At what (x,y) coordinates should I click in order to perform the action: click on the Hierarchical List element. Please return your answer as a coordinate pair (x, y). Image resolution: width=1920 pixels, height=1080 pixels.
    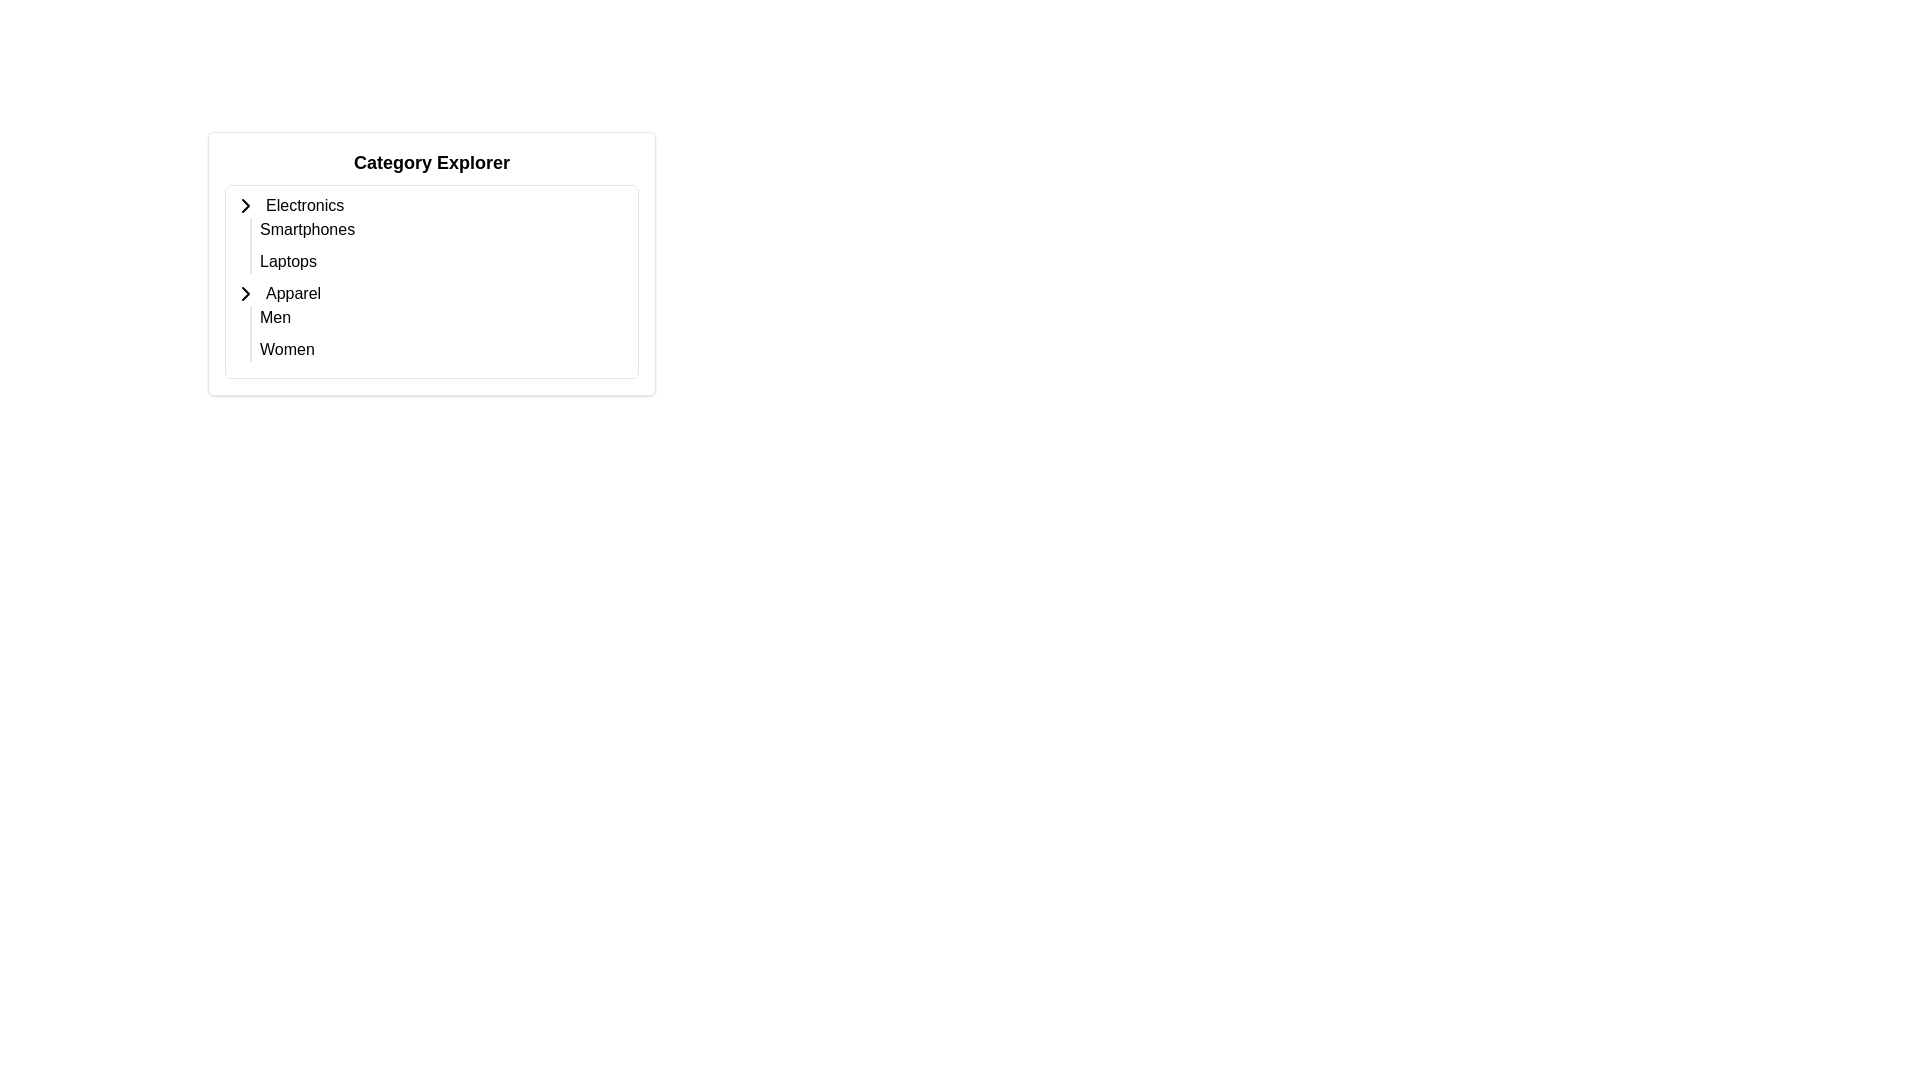
    Looking at the image, I should click on (431, 277).